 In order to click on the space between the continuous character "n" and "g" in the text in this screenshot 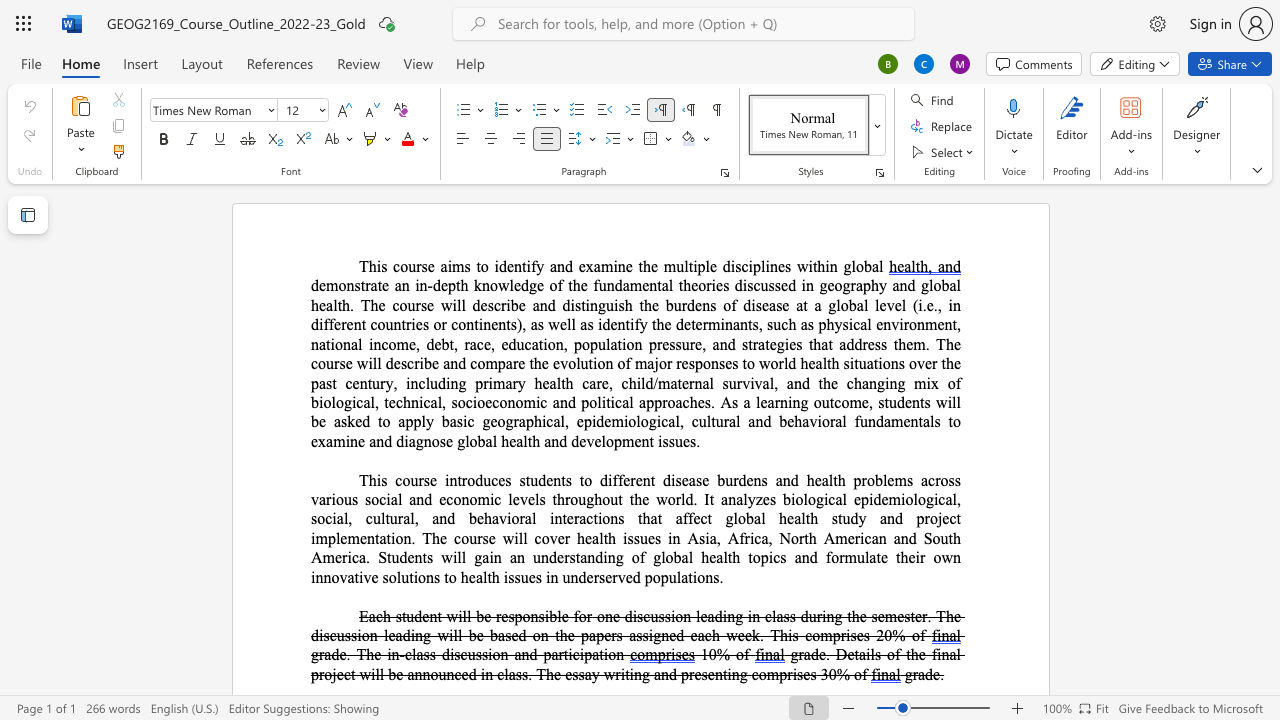, I will do `click(800, 402)`.